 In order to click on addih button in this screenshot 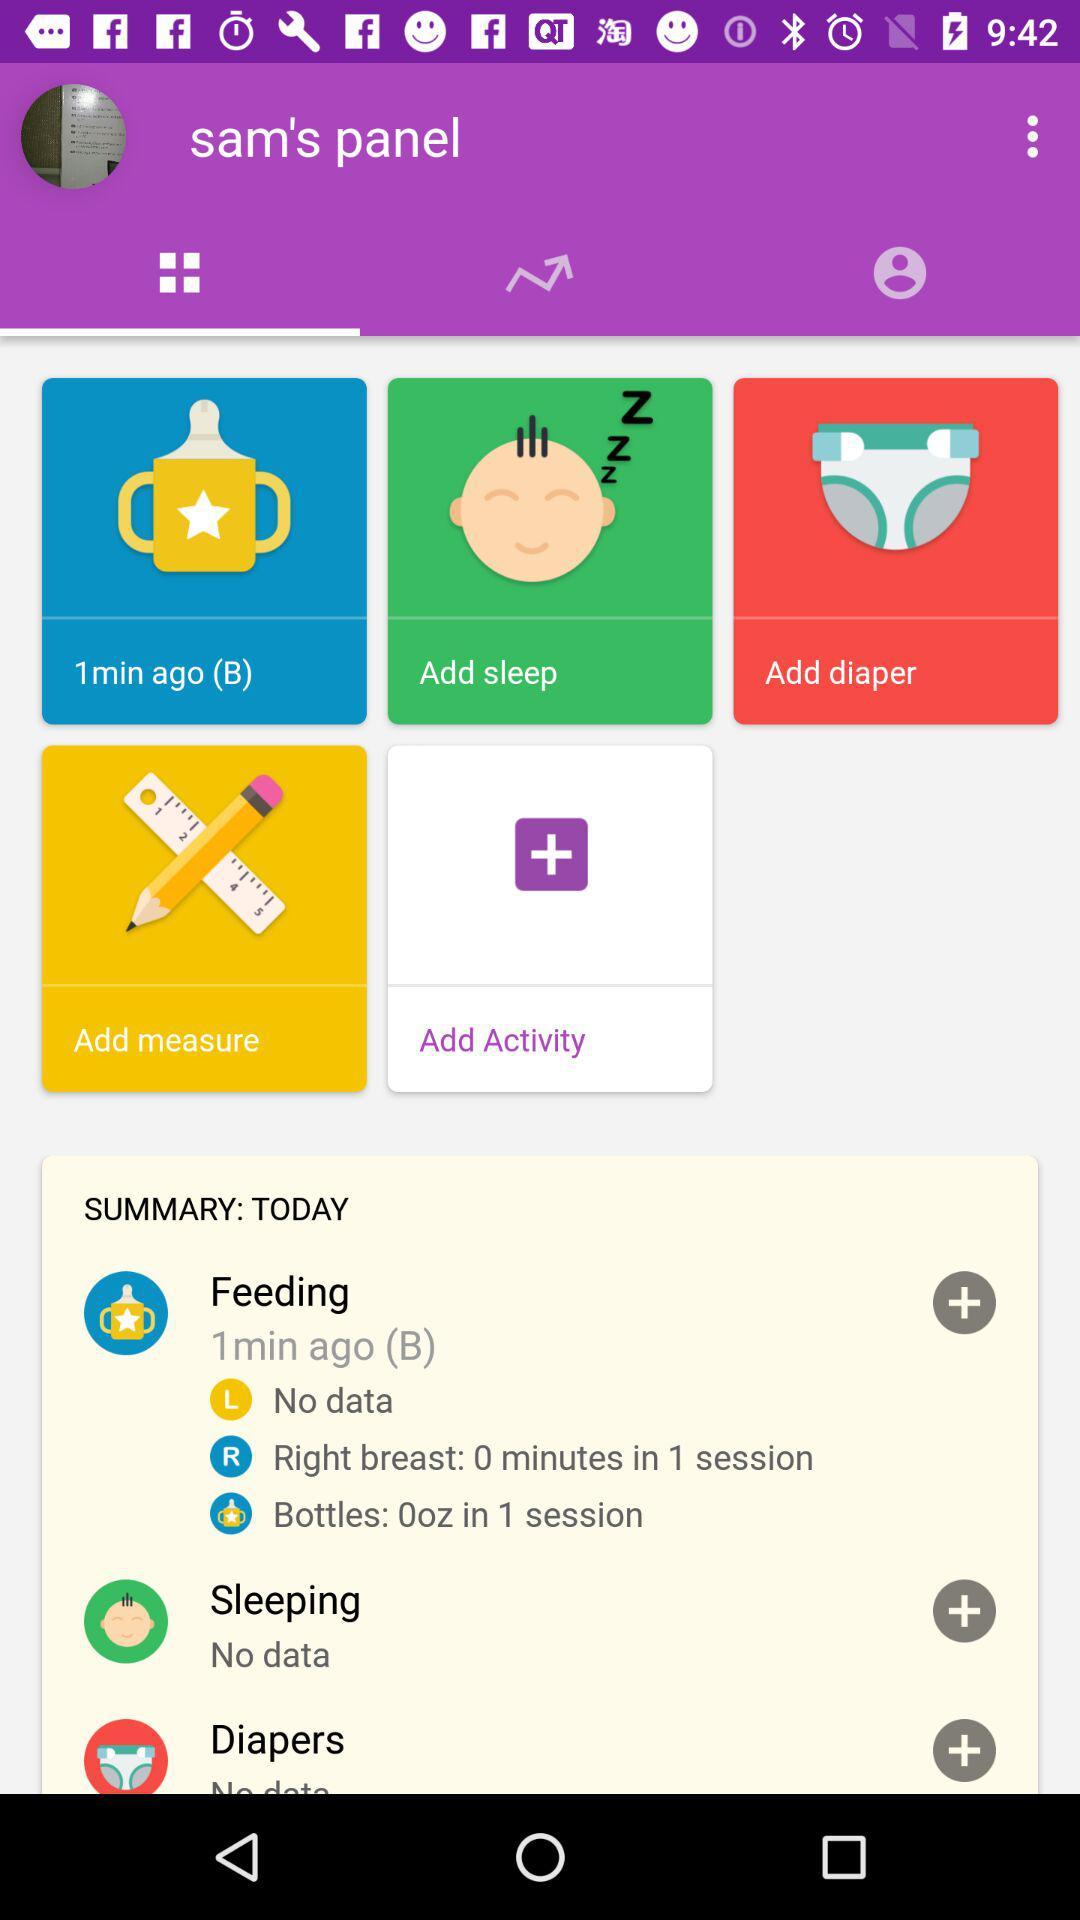, I will do `click(963, 1611)`.